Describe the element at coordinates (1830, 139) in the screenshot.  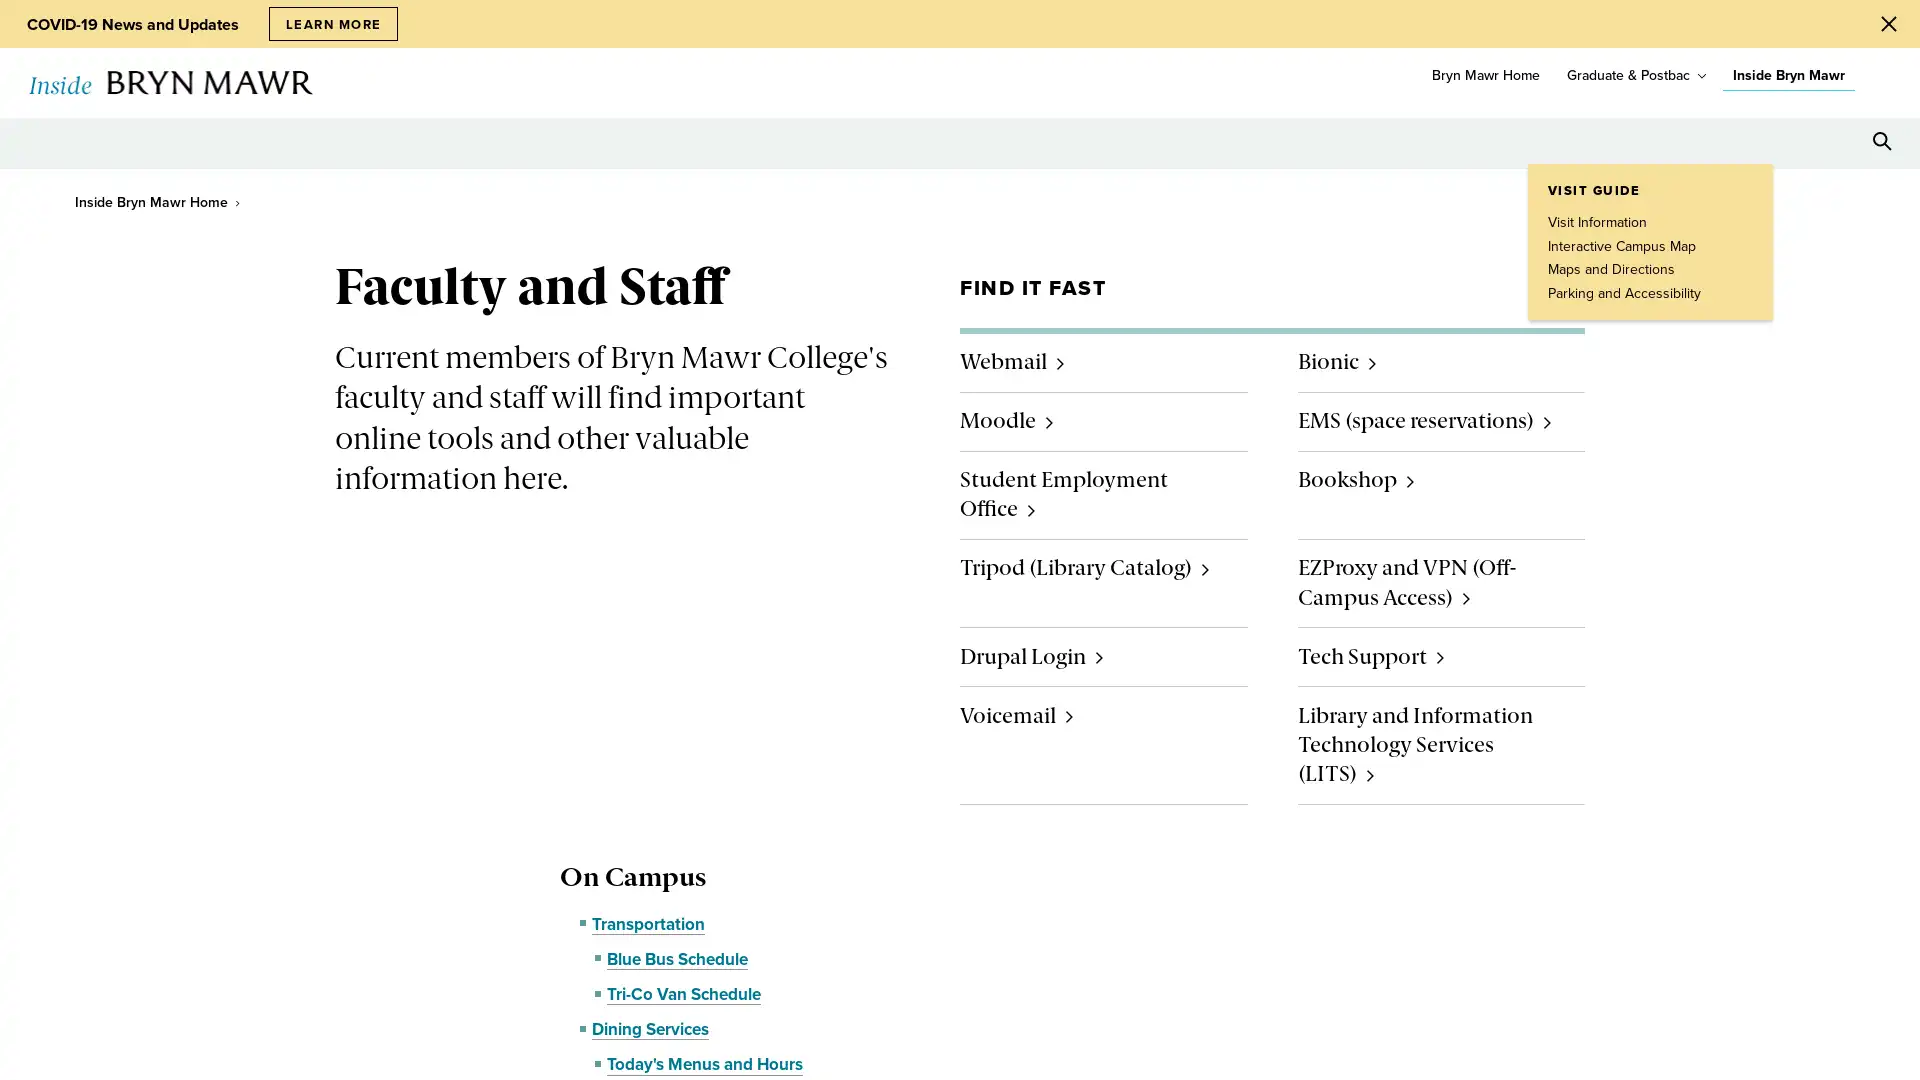
I see `Open Resources menu` at that location.